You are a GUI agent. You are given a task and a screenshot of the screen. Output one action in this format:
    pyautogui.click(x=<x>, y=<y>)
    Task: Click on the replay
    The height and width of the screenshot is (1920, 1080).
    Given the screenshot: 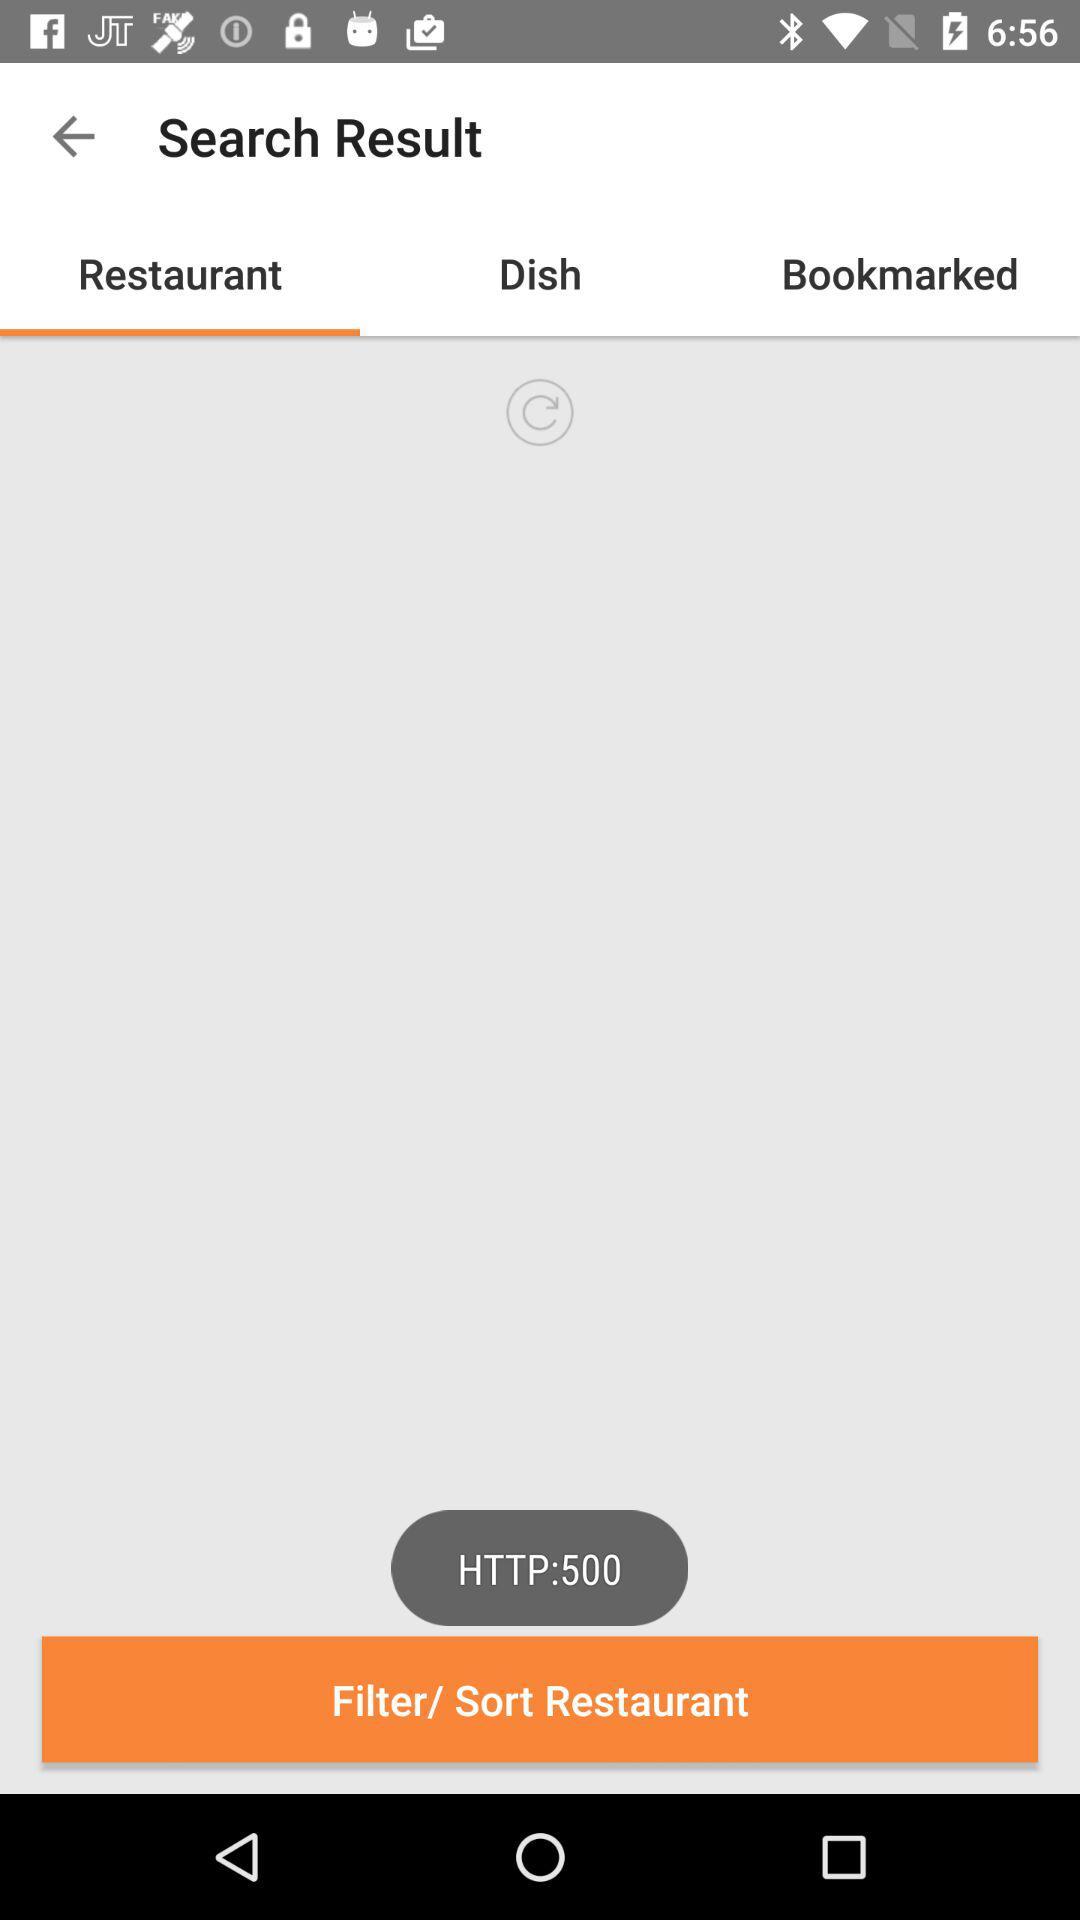 What is the action you would take?
    pyautogui.click(x=540, y=411)
    